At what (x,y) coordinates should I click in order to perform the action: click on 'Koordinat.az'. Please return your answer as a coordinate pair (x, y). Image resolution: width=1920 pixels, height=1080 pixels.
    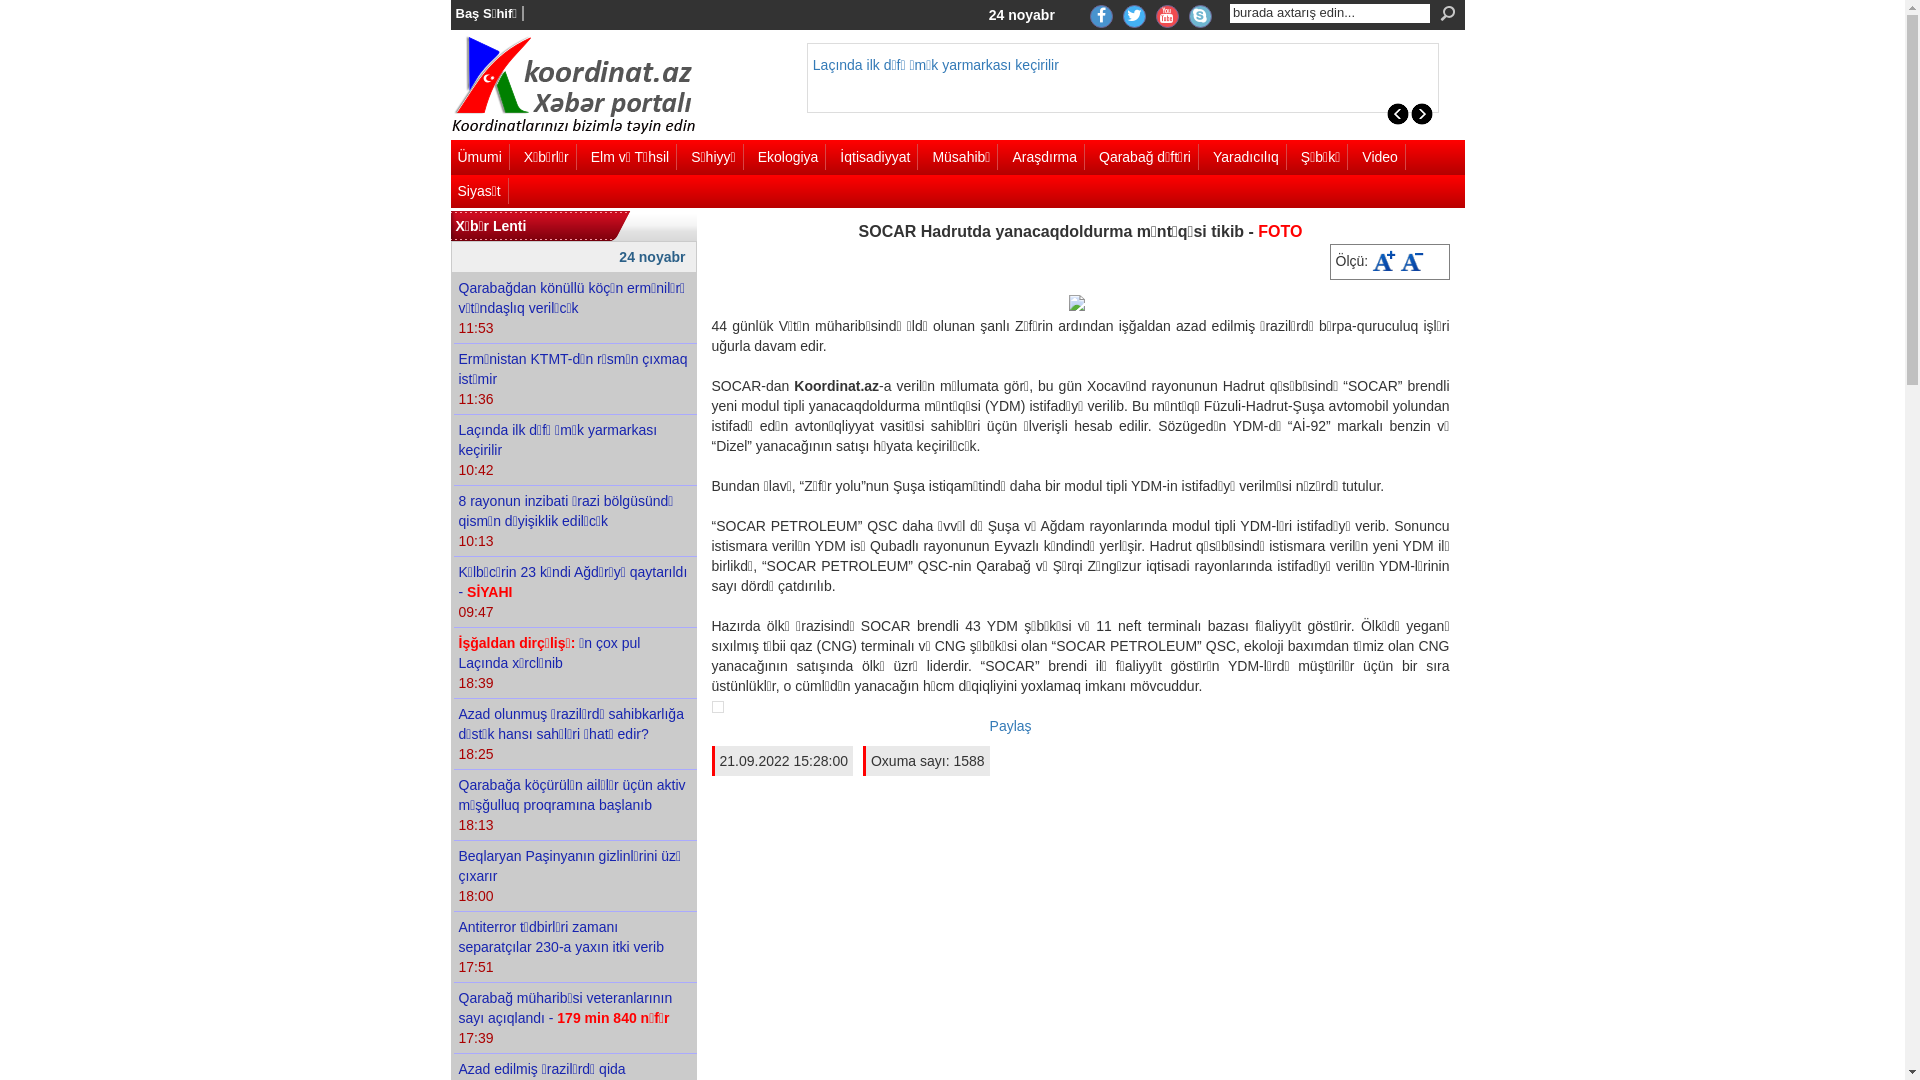
    Looking at the image, I should click on (449, 85).